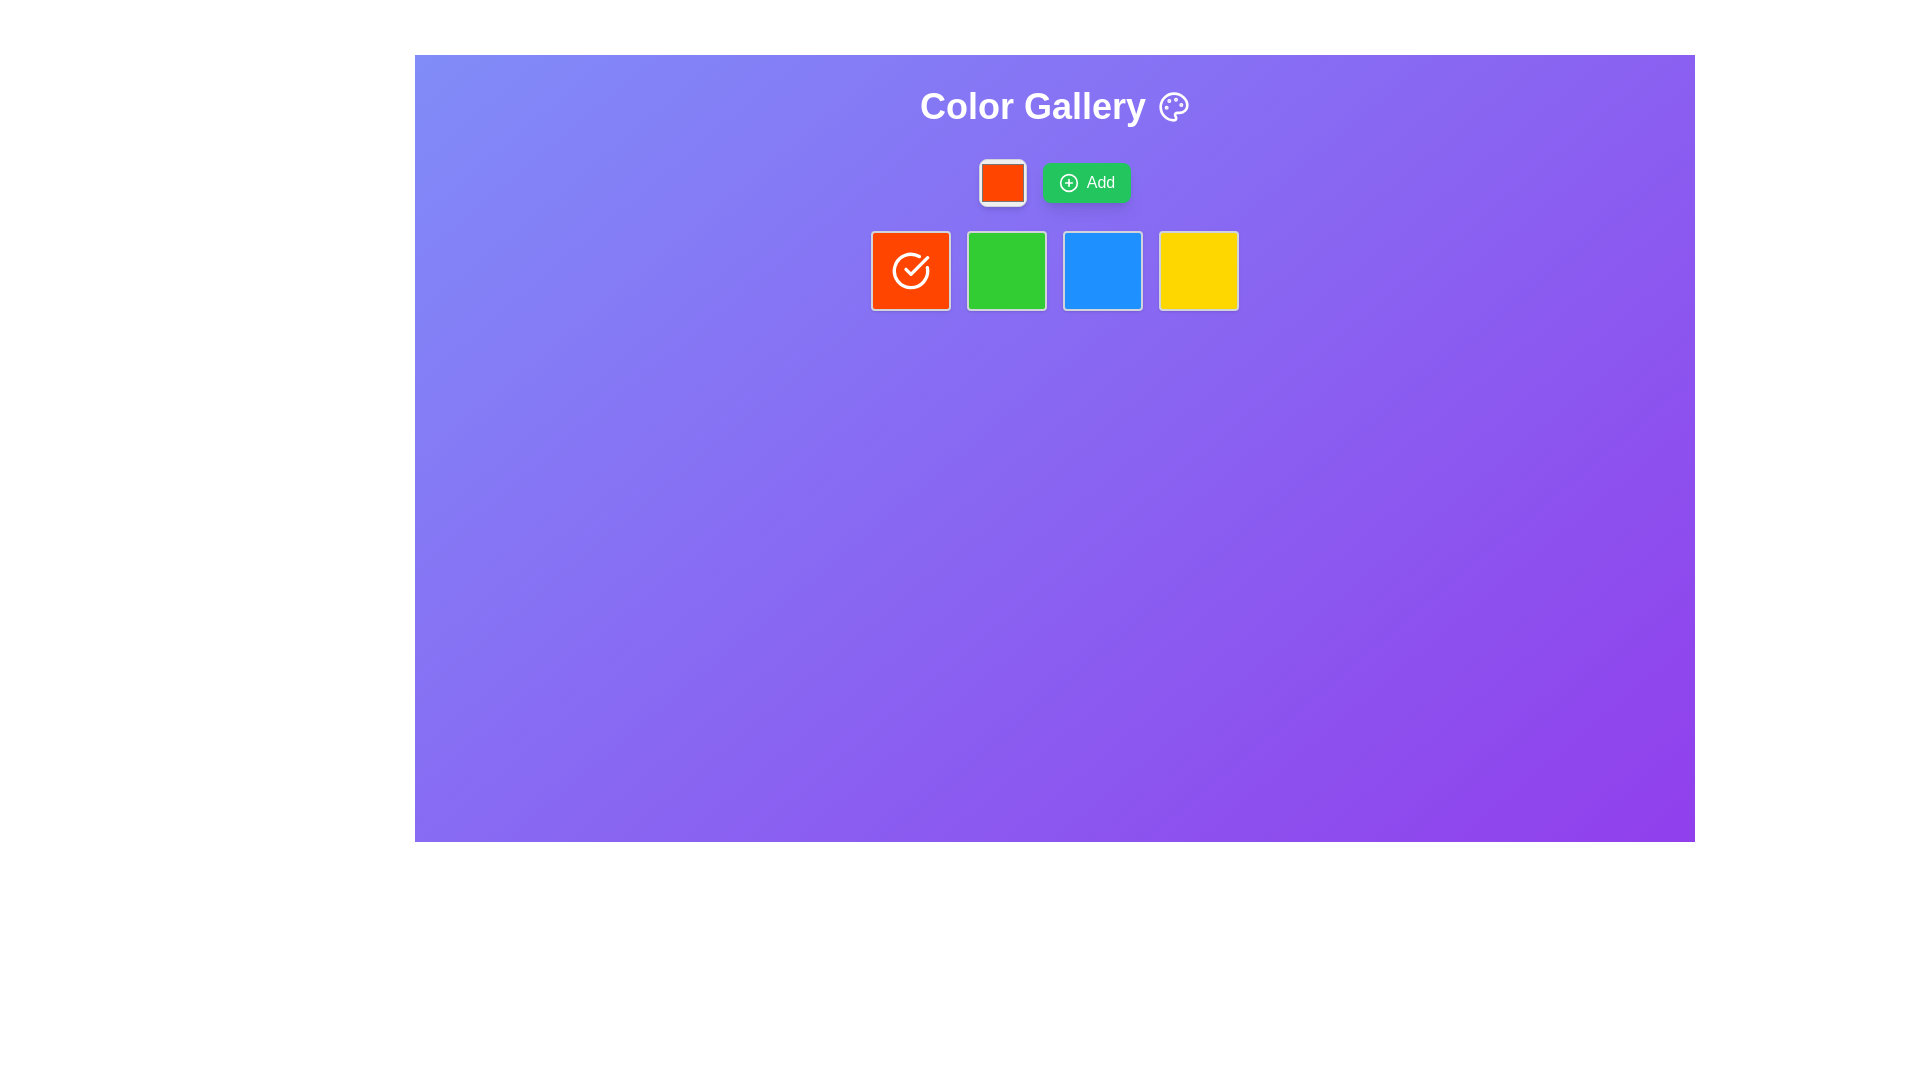 This screenshot has width=1920, height=1080. What do you see at coordinates (1102, 270) in the screenshot?
I see `the visual display block located in the third position of a horizontal sequence of four square blocks in the grid layout` at bounding box center [1102, 270].